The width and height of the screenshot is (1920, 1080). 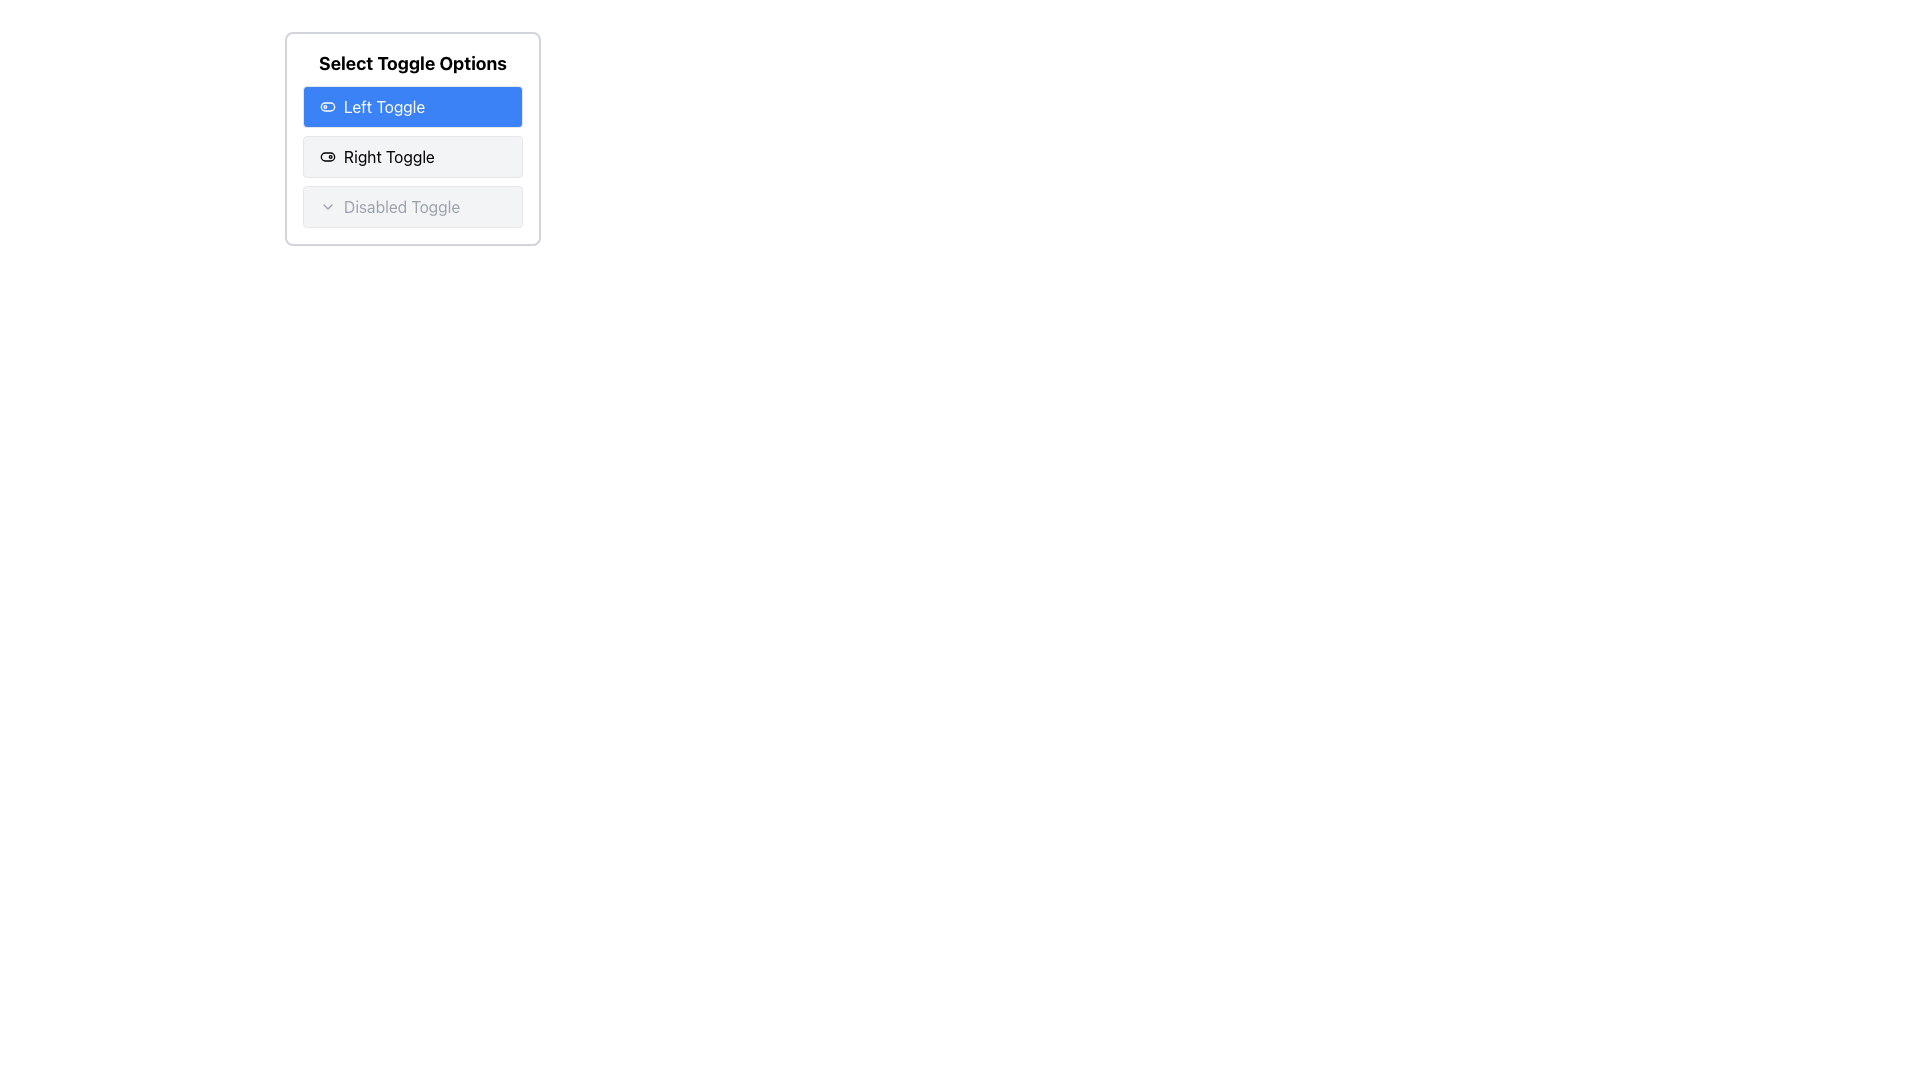 What do you see at coordinates (327, 207) in the screenshot?
I see `the downward-pointing chevron icon located to the left of the 'Disabled Toggle' text in the third option of the vertically-stacked toggle options list` at bounding box center [327, 207].